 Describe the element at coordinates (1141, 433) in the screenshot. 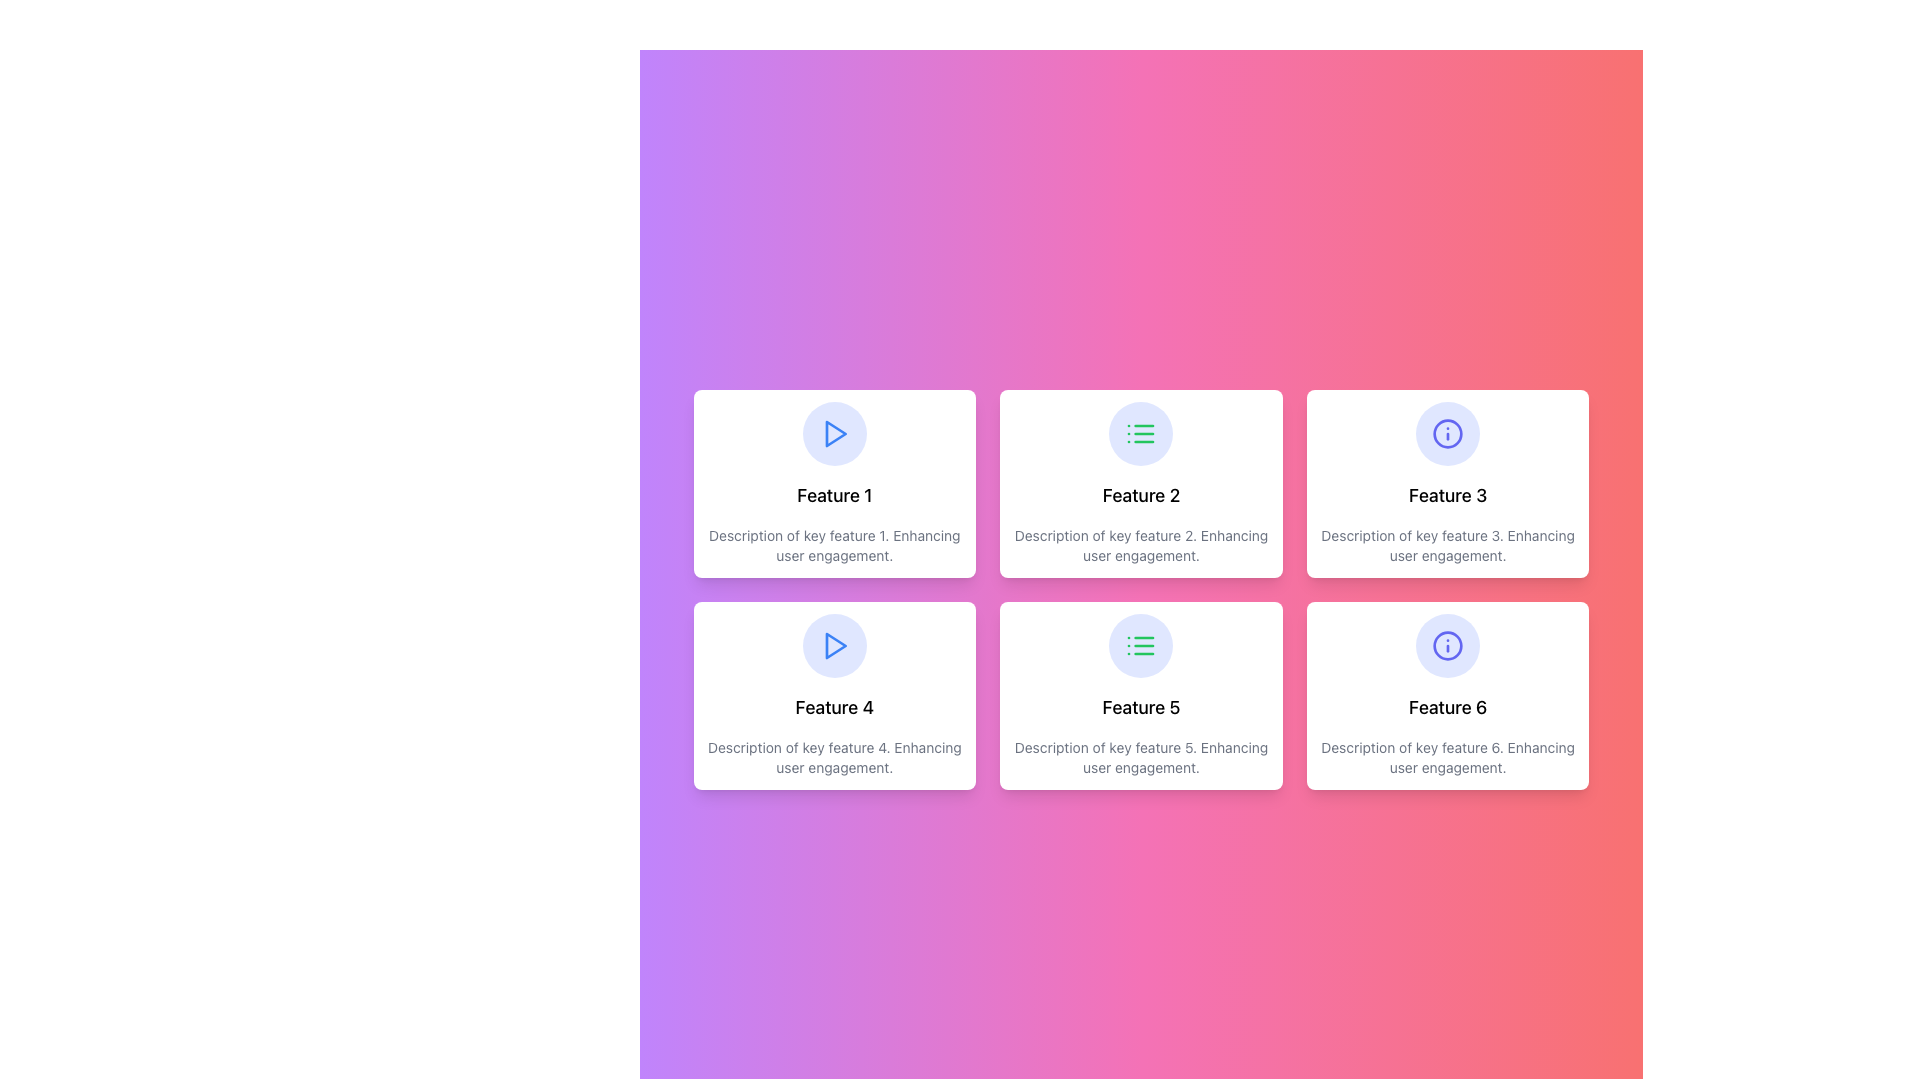

I see `the list layout icon with three horizontal green lines on a light blue circular background, located centrally within the 'Feature 5' card` at that location.